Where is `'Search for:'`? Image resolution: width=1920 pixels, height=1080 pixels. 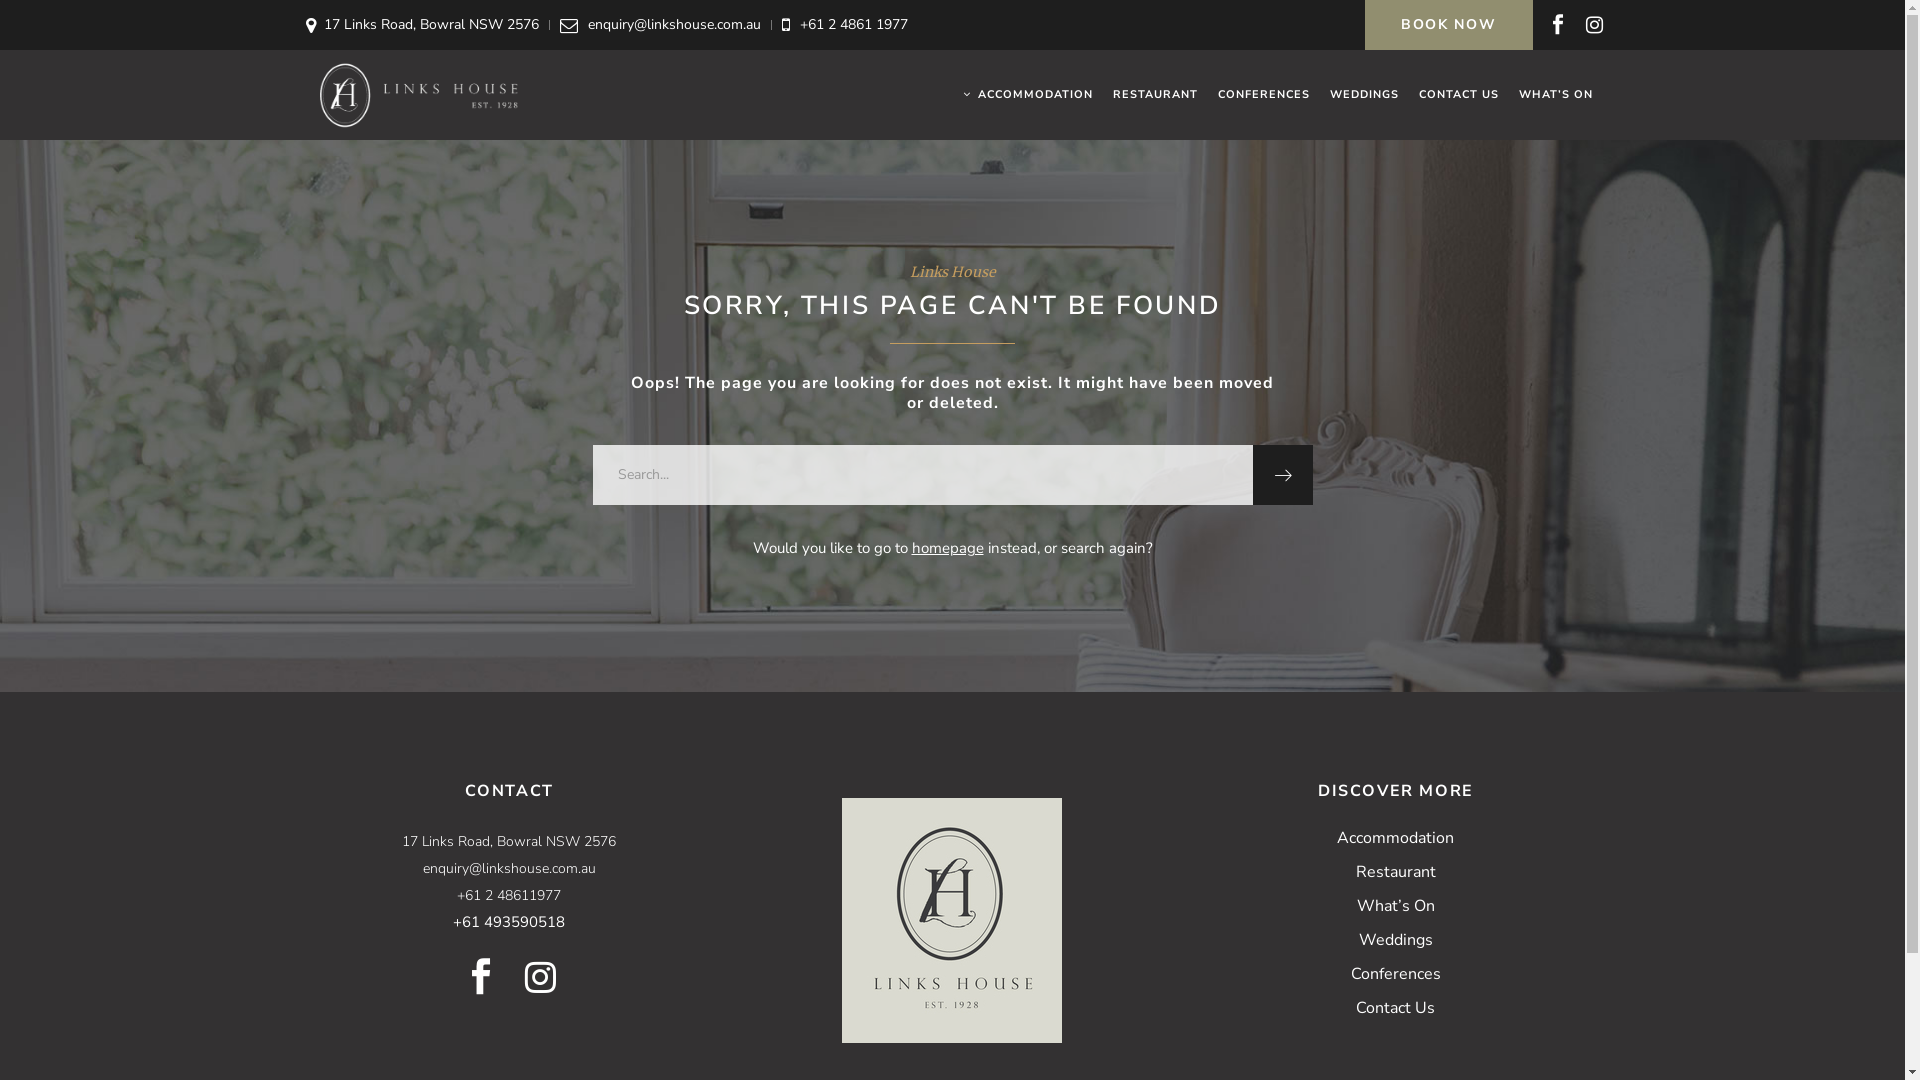
'Search for:' is located at coordinates (920, 474).